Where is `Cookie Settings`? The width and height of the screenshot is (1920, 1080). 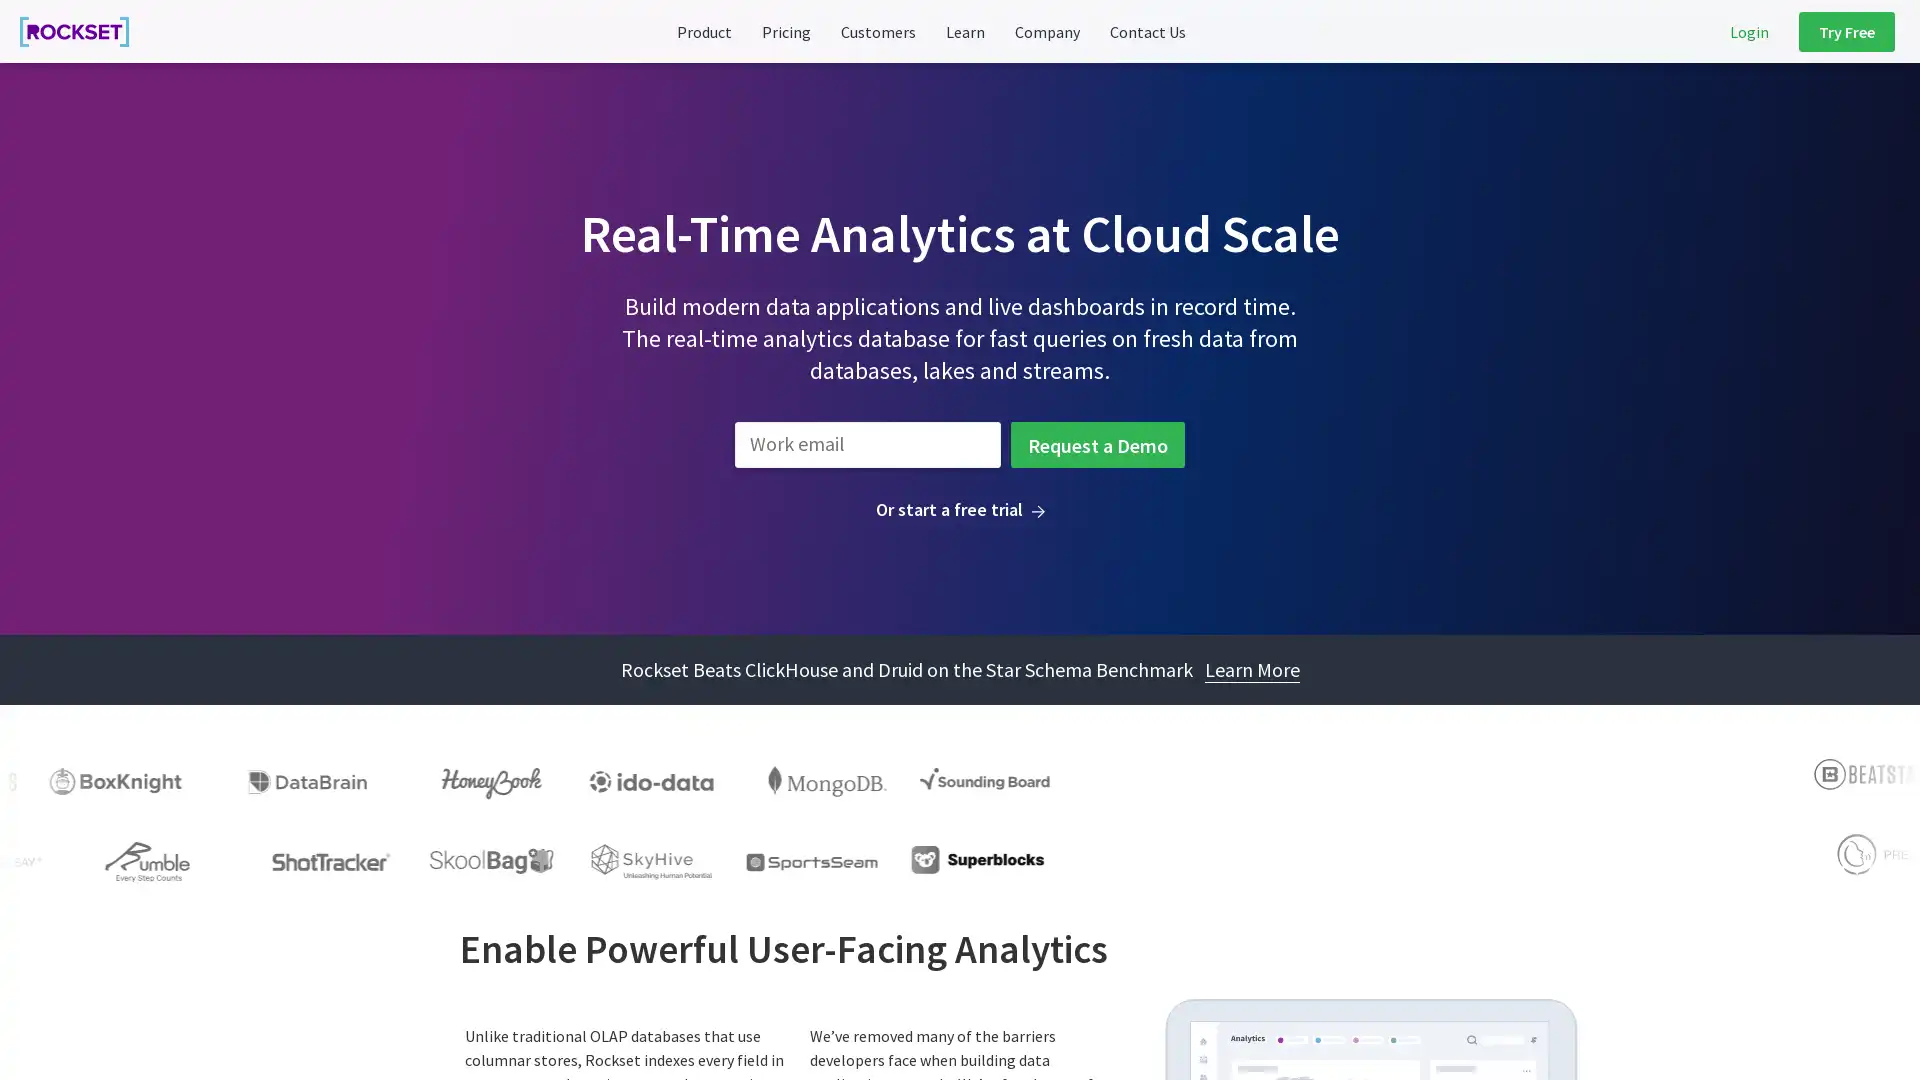
Cookie Settings is located at coordinates (1395, 1041).